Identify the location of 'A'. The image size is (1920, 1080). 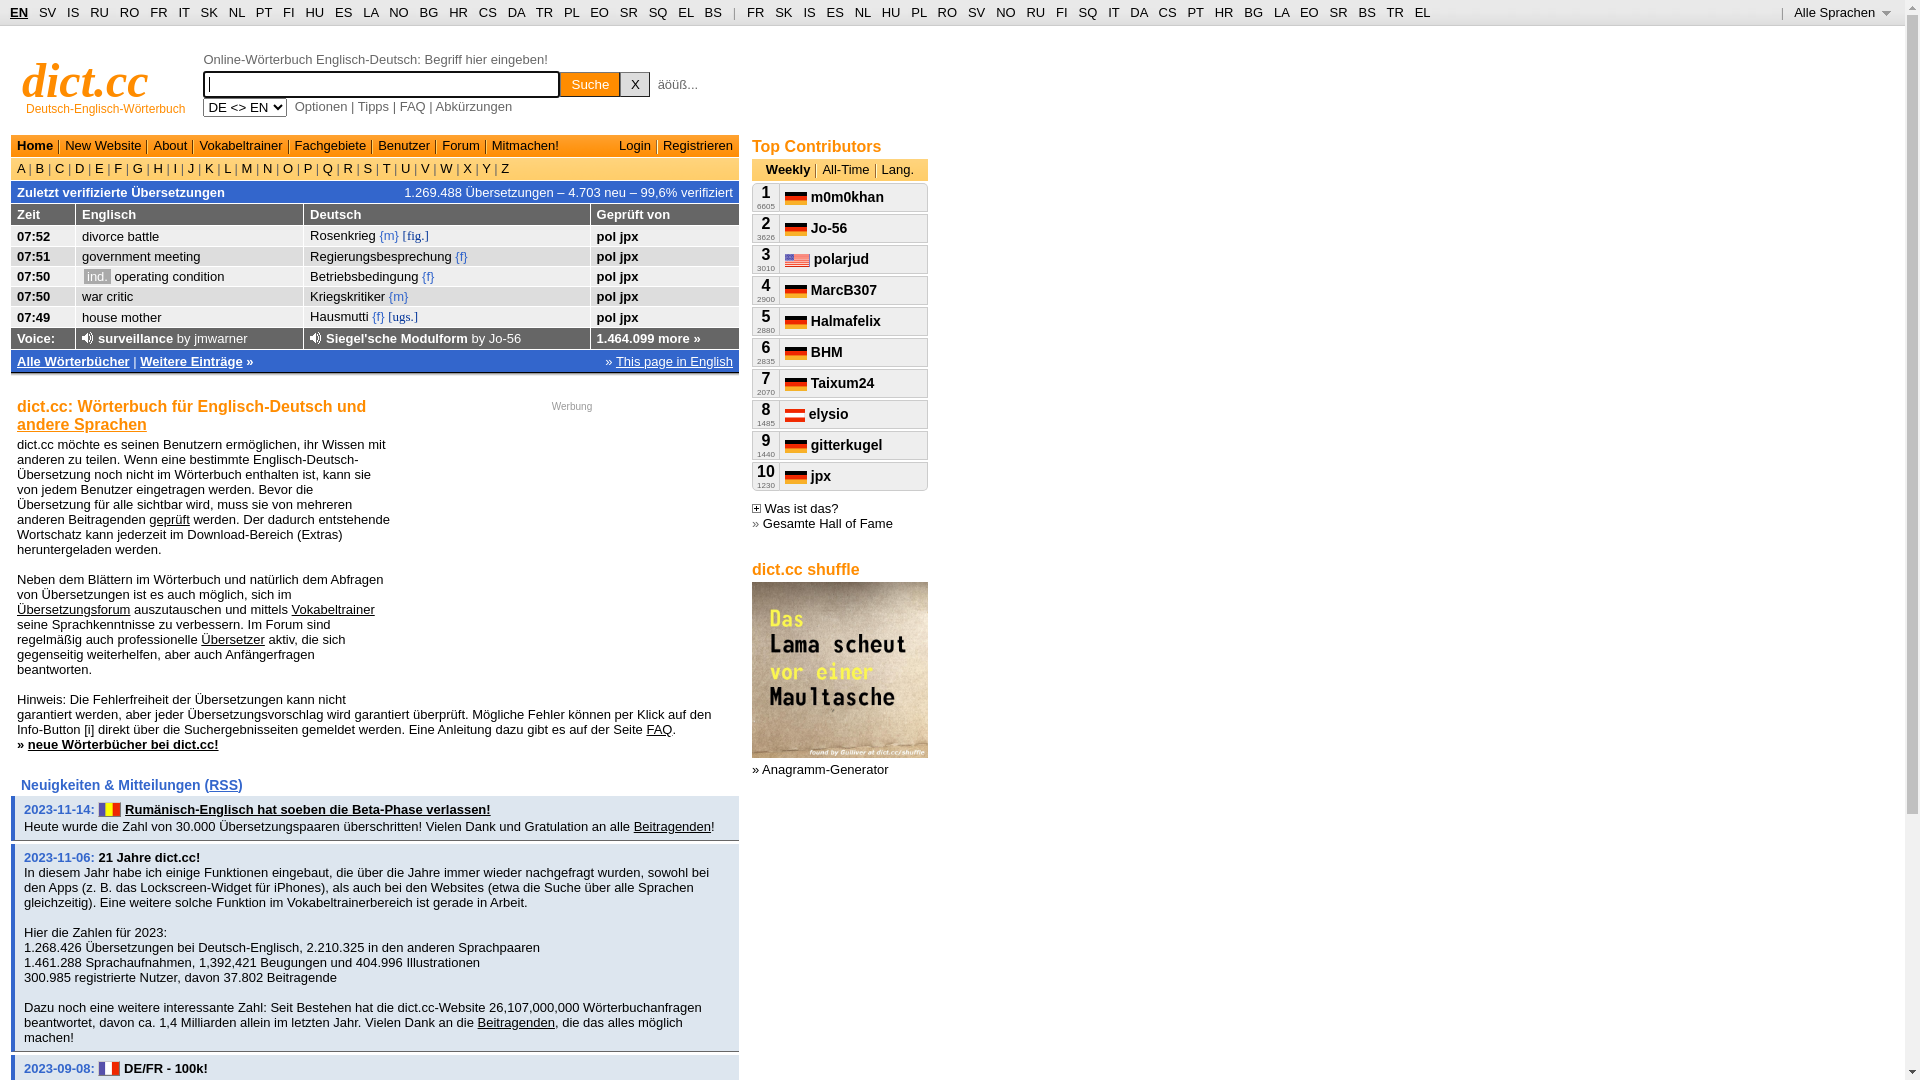
(23, 167).